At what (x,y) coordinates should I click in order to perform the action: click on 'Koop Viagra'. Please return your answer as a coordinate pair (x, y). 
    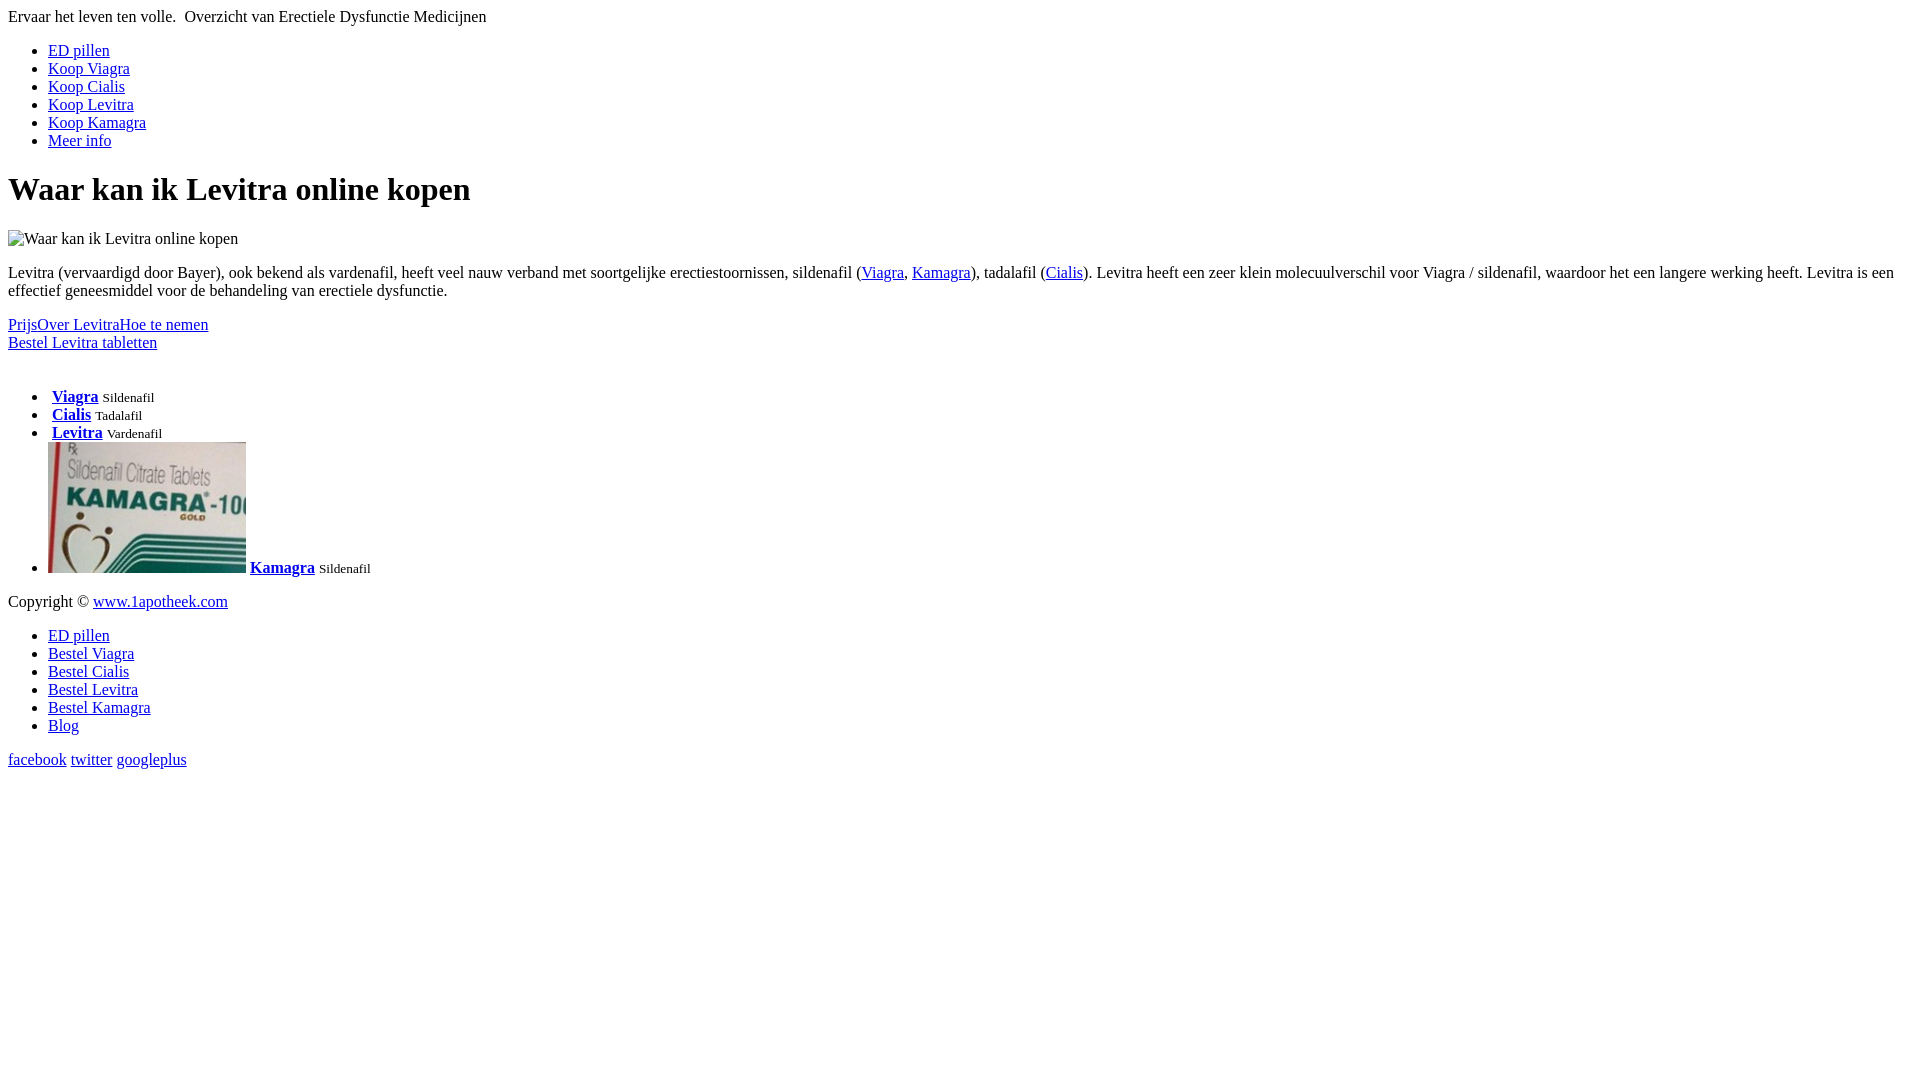
    Looking at the image, I should click on (88, 67).